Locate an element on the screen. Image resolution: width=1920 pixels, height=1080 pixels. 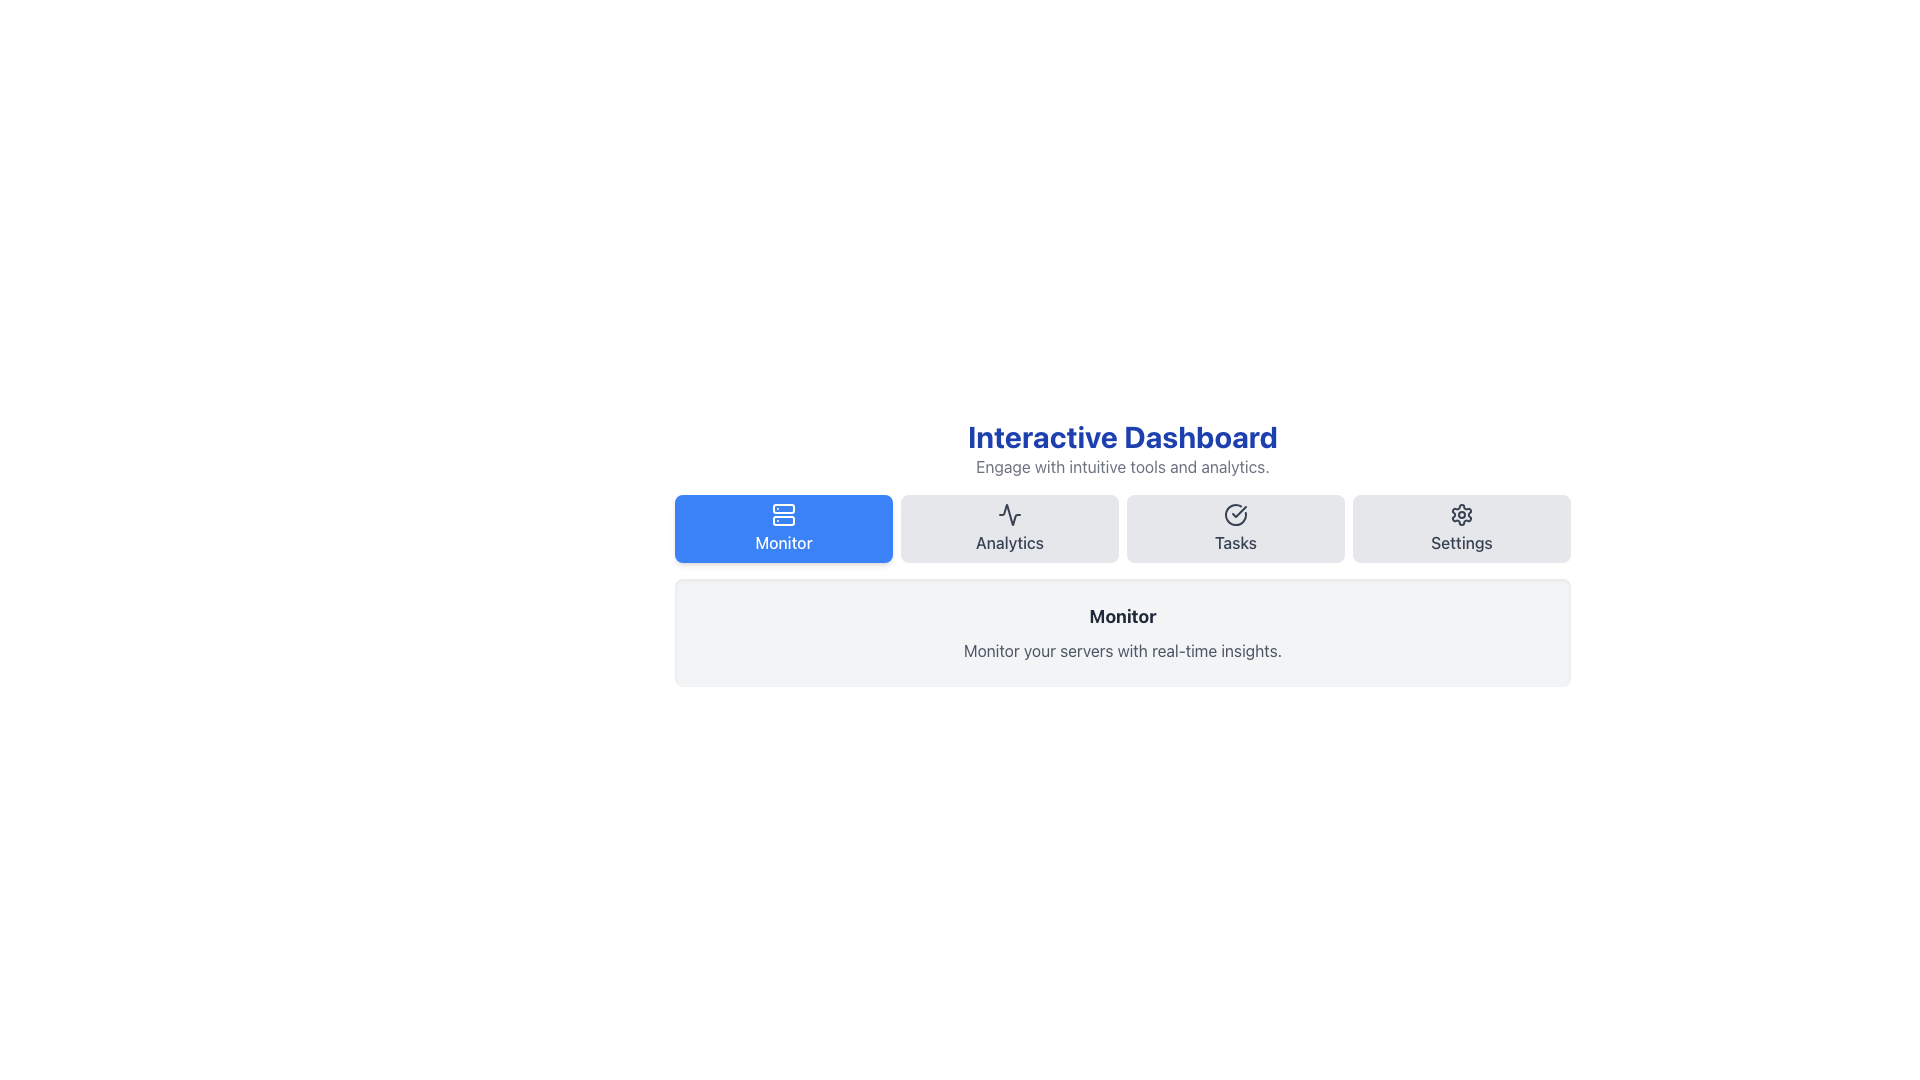
the 'Monitor' text label located at the bottom center of the blue rectangular button is located at coordinates (782, 543).